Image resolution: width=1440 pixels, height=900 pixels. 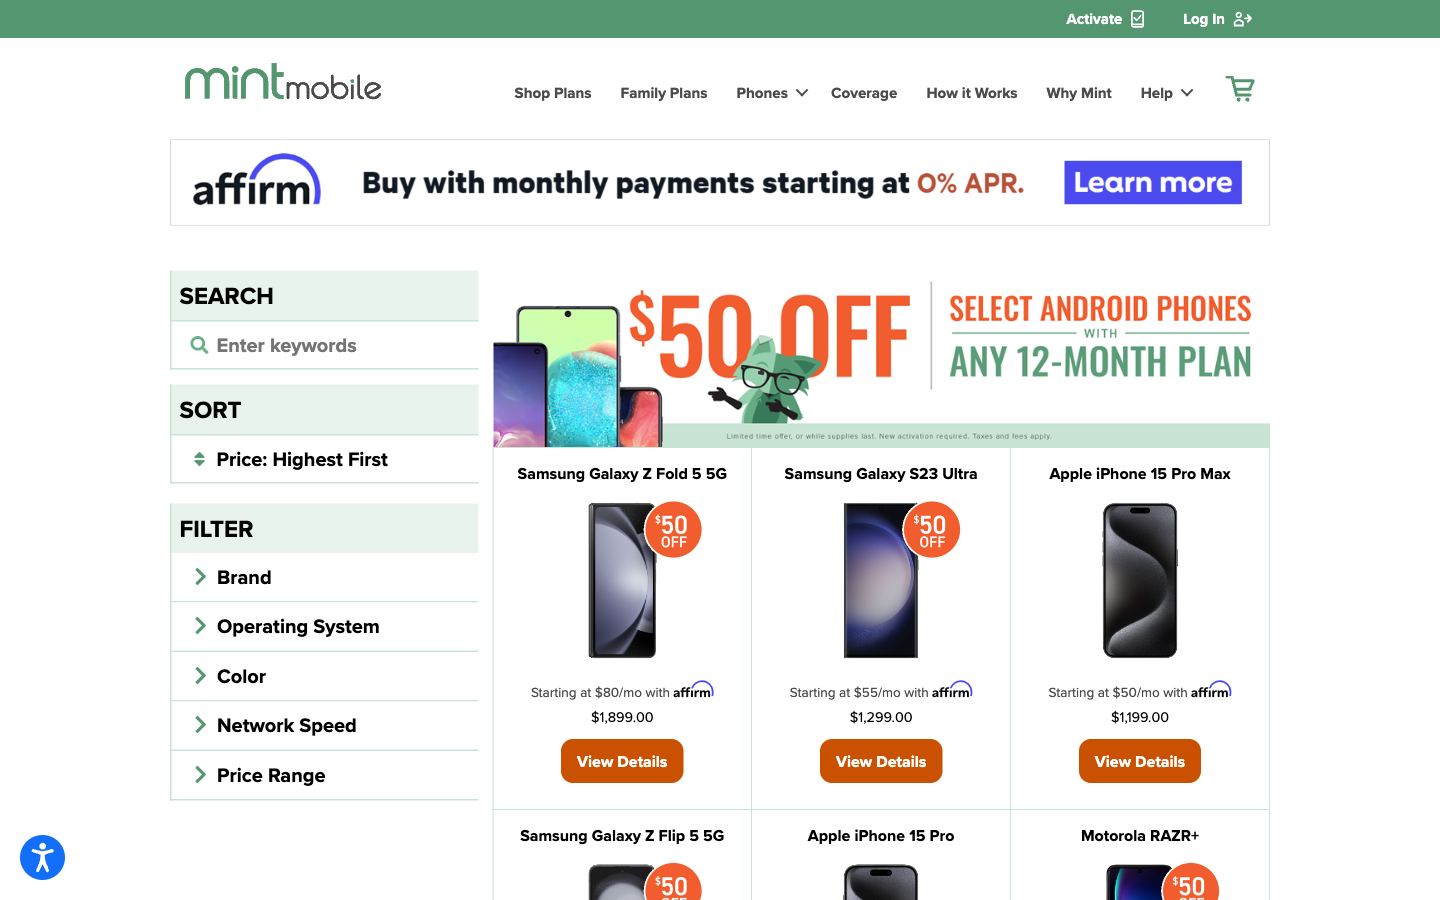 I want to click on Locate all Samsung mobile models, so click(x=324, y=343).